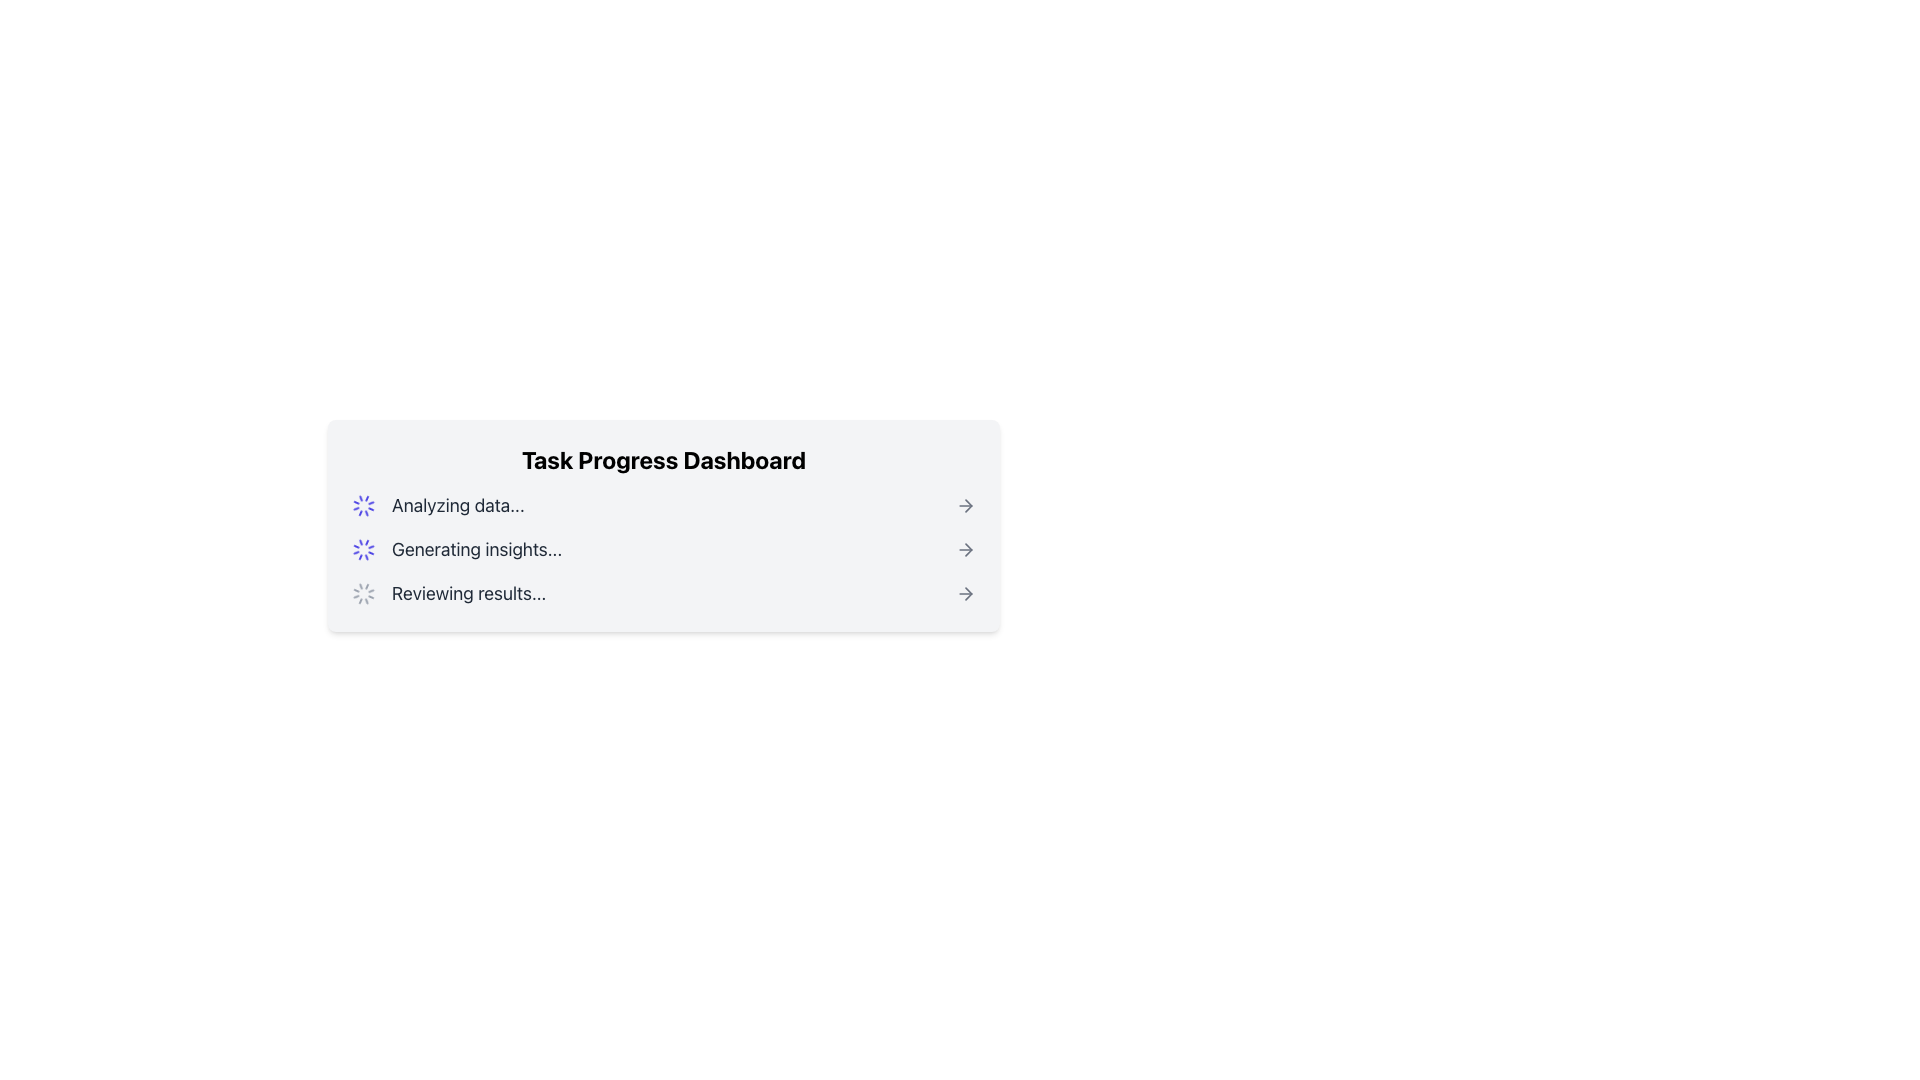  I want to click on displayed text from the Status Indicator showing 'Generating insights...' located in the Task Progress Dashboard, which is the second item in the list, so click(456, 550).